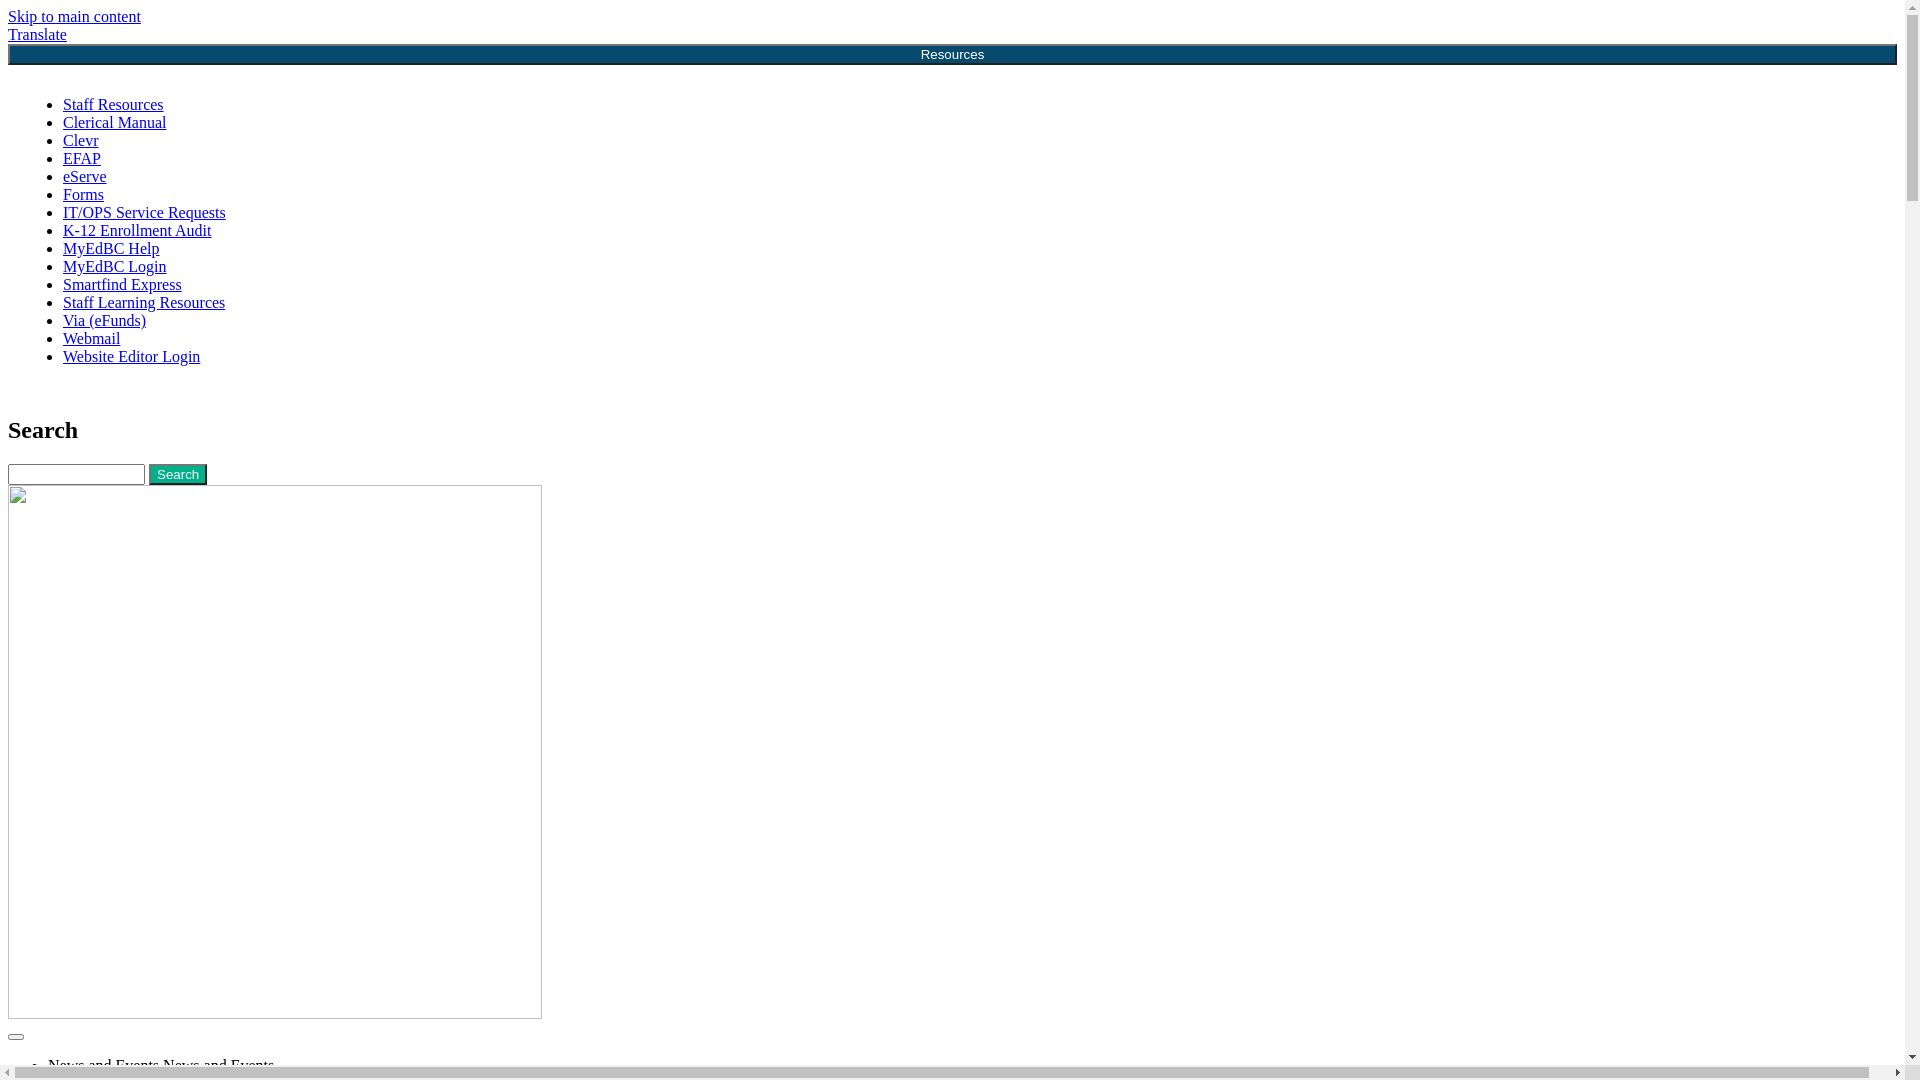 The image size is (1920, 1080). Describe the element at coordinates (62, 247) in the screenshot. I see `'MyEdBC Help'` at that location.